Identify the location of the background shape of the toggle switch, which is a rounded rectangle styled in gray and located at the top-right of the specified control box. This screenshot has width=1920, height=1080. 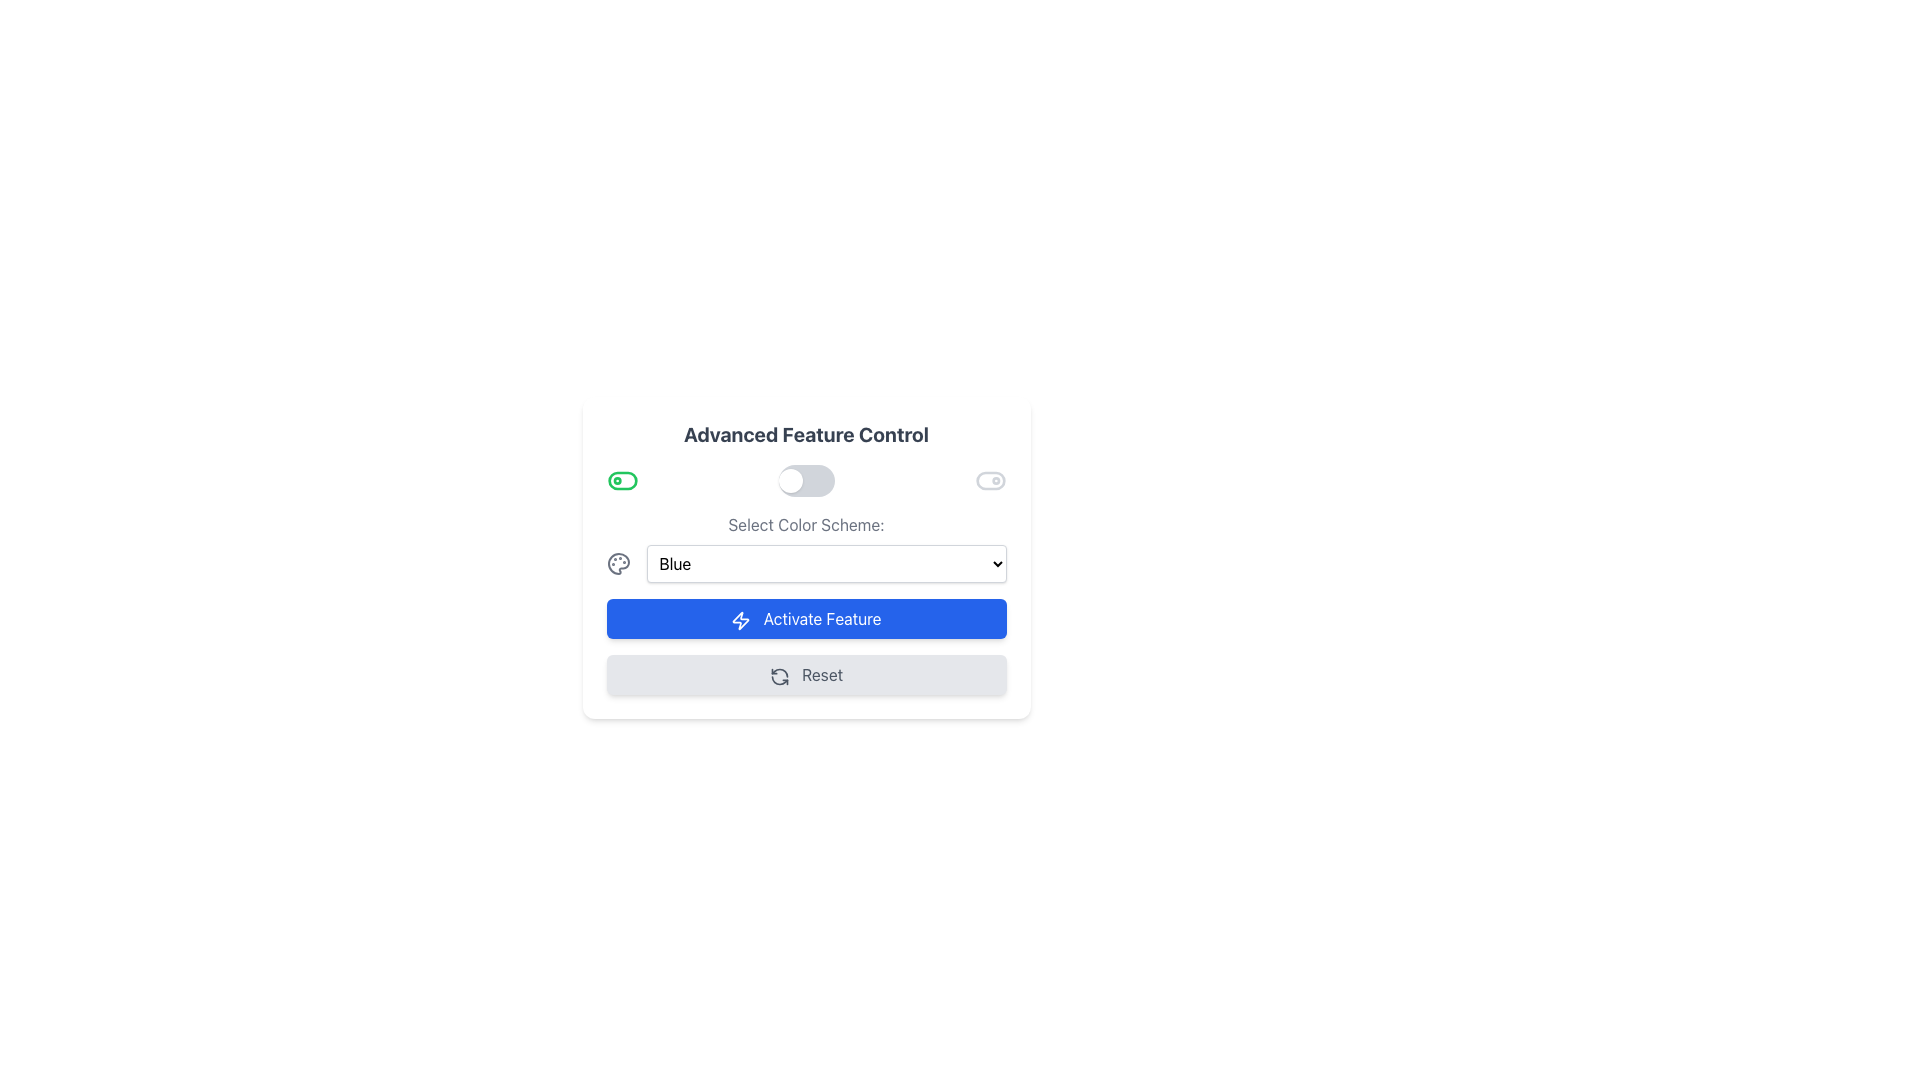
(990, 481).